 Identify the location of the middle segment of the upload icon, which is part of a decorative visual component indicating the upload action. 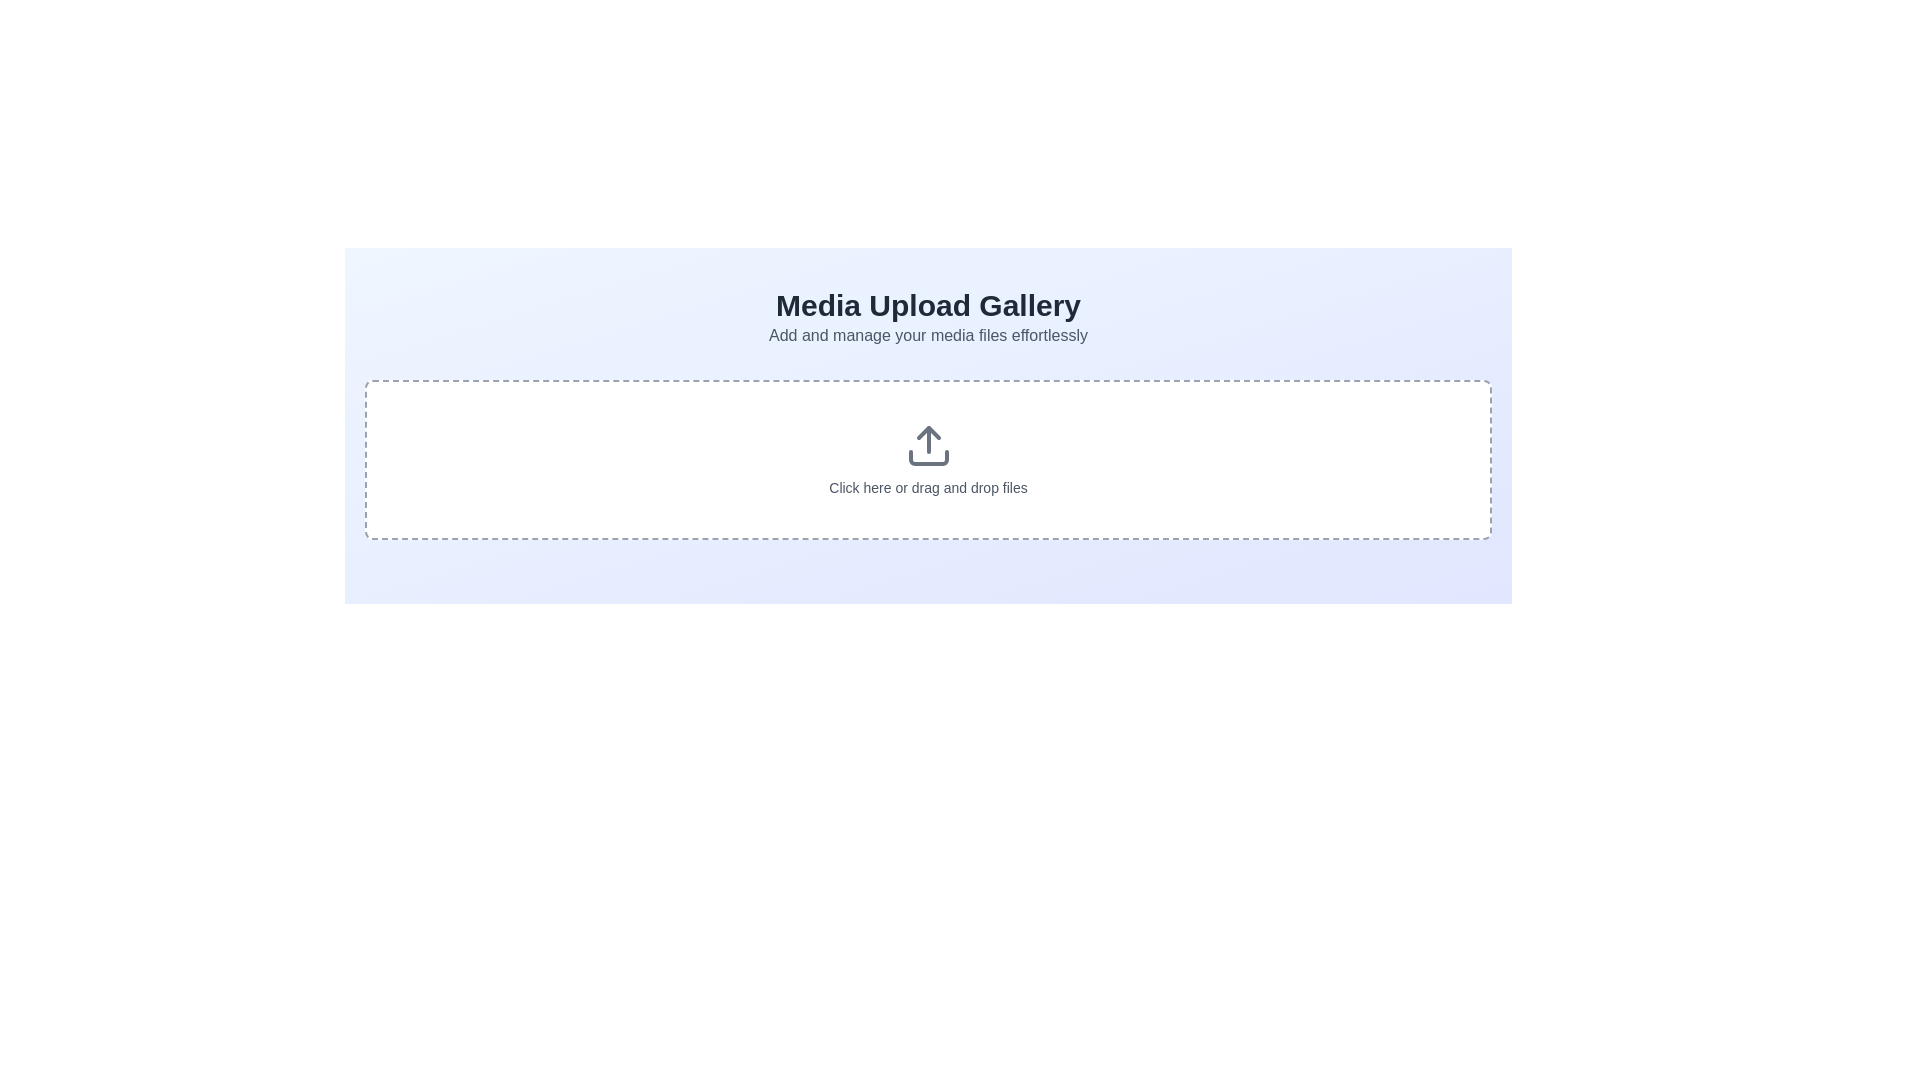
(927, 431).